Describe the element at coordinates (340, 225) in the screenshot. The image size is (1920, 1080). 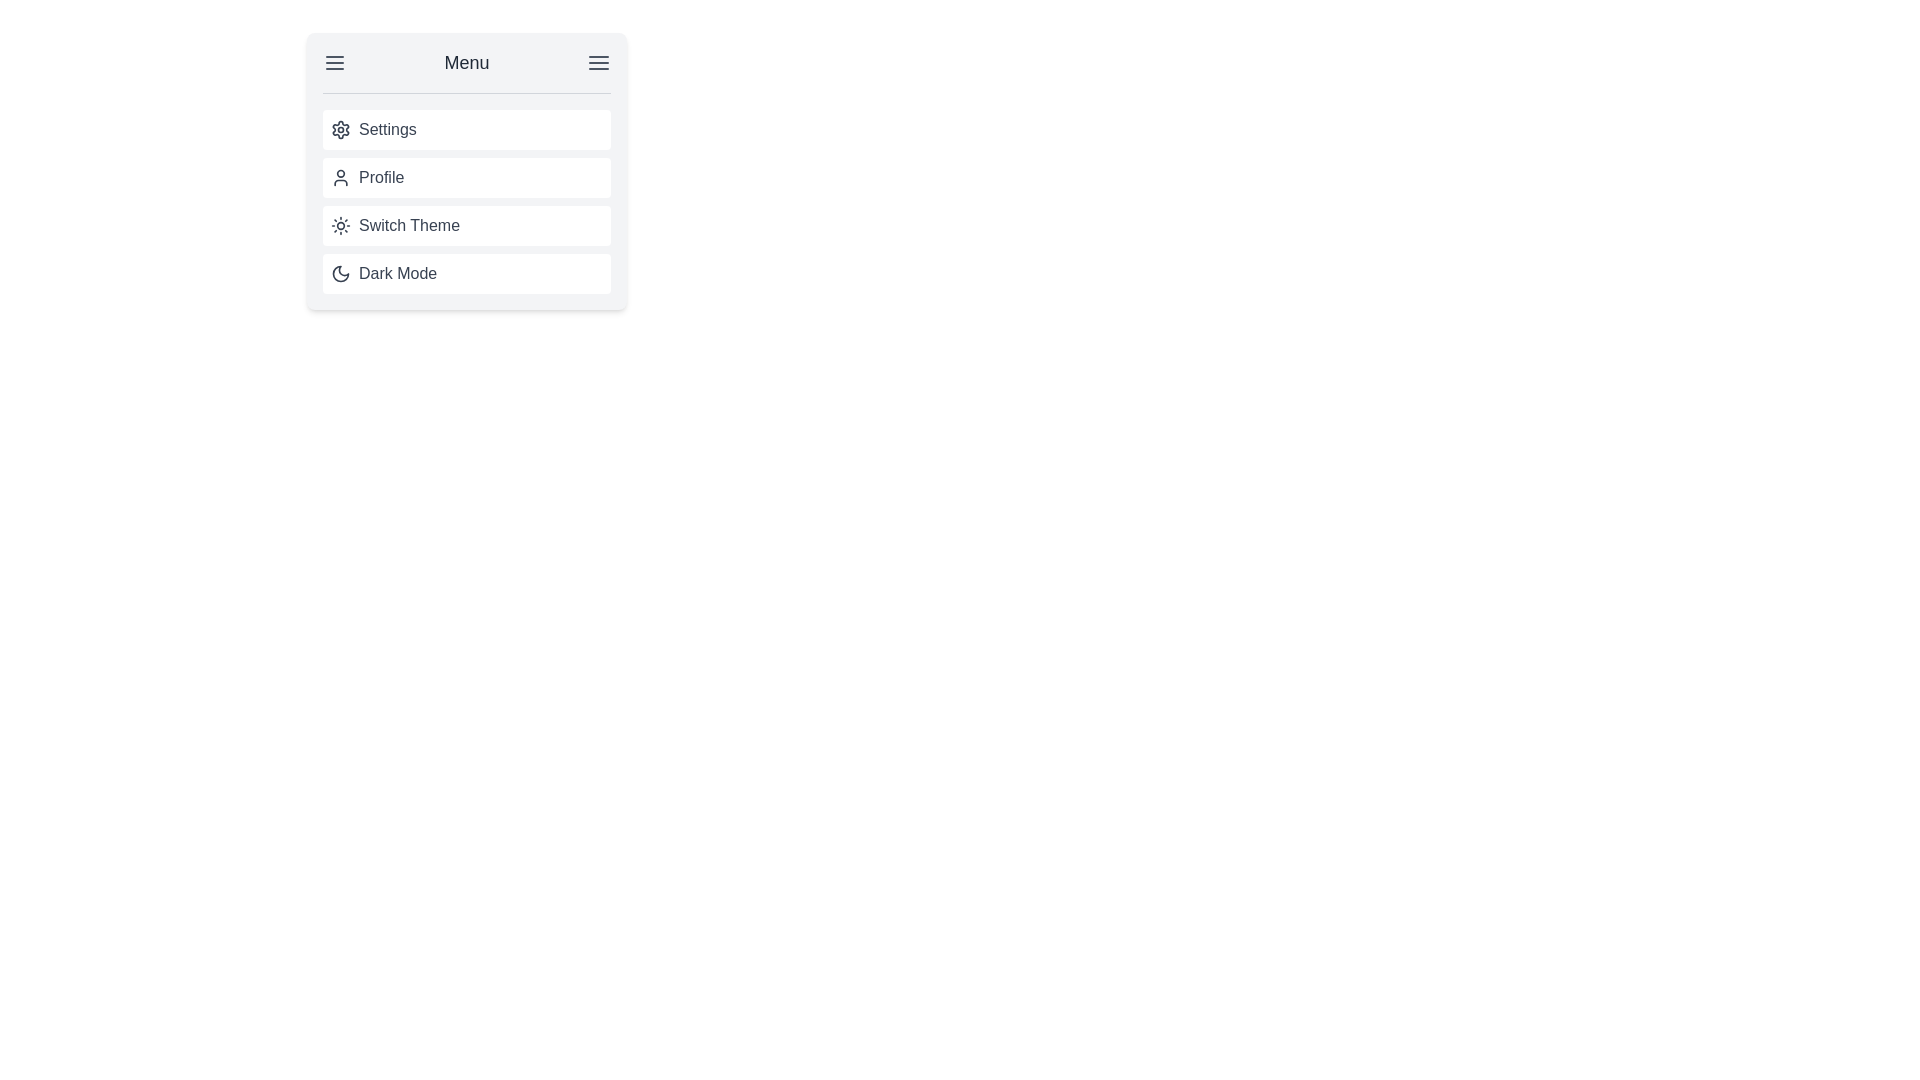
I see `the sun icon used for toggling between light and dark themes, located to the left of the 'Switch Theme' text in the third row of the menu options` at that location.